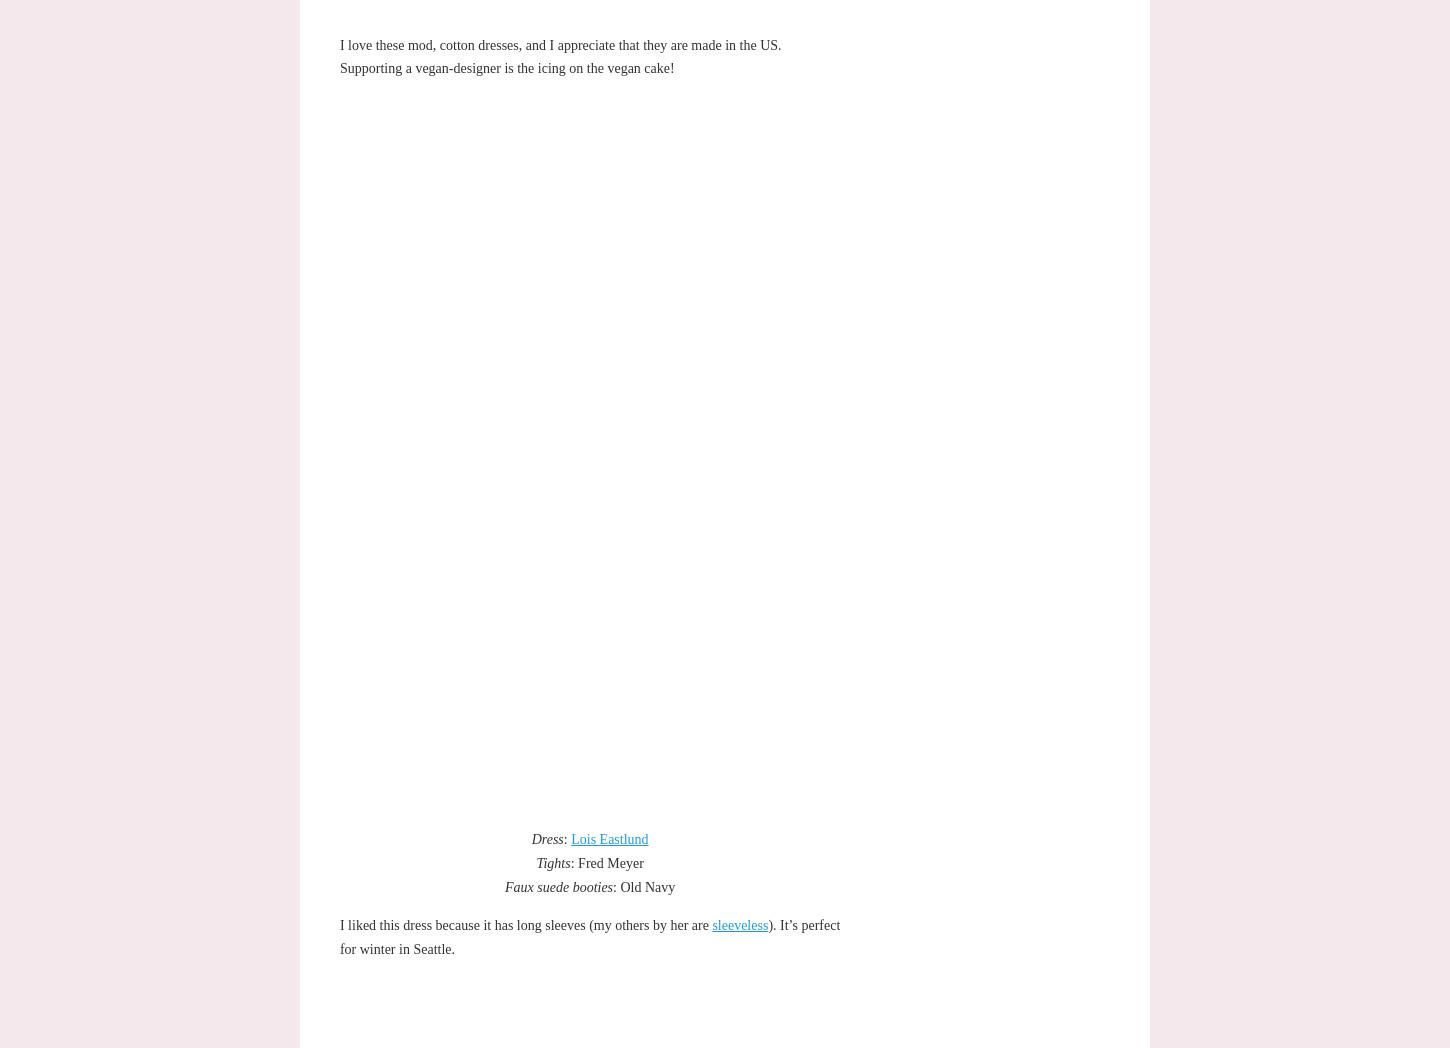 This screenshot has height=1048, width=1450. Describe the element at coordinates (563, 839) in the screenshot. I see `':'` at that location.